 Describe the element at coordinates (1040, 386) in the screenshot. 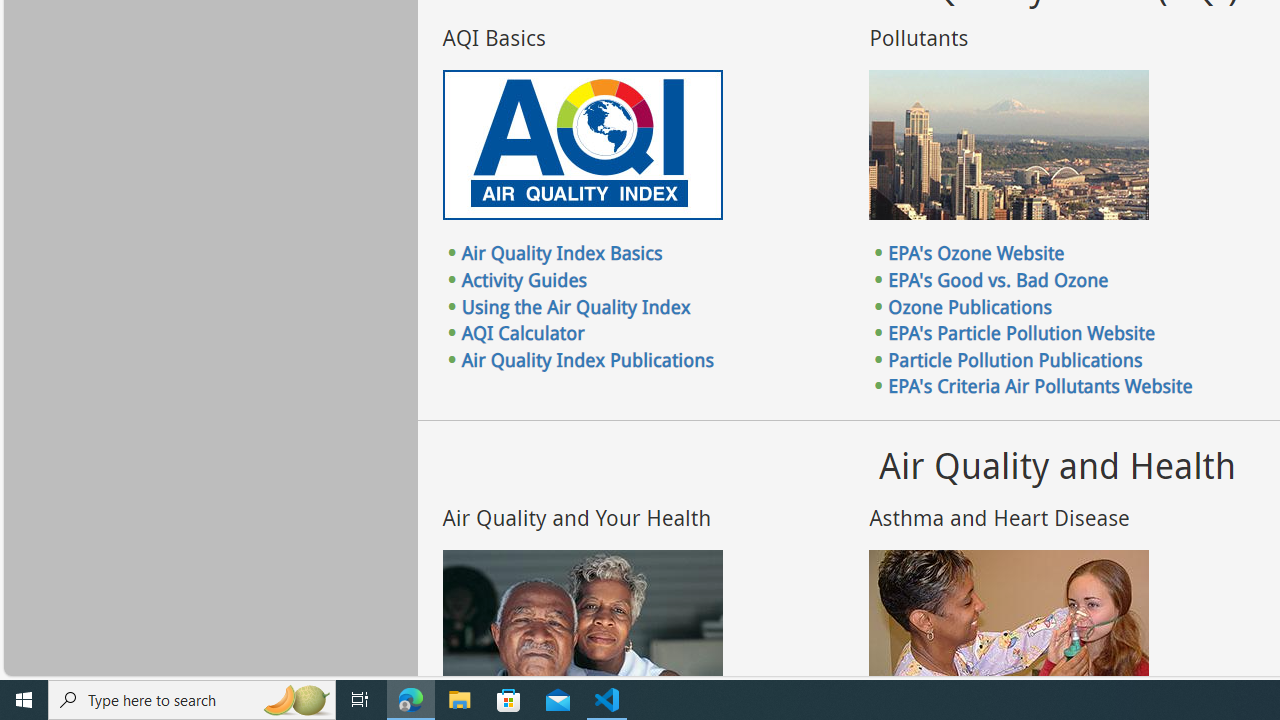

I see `'EPA'` at that location.